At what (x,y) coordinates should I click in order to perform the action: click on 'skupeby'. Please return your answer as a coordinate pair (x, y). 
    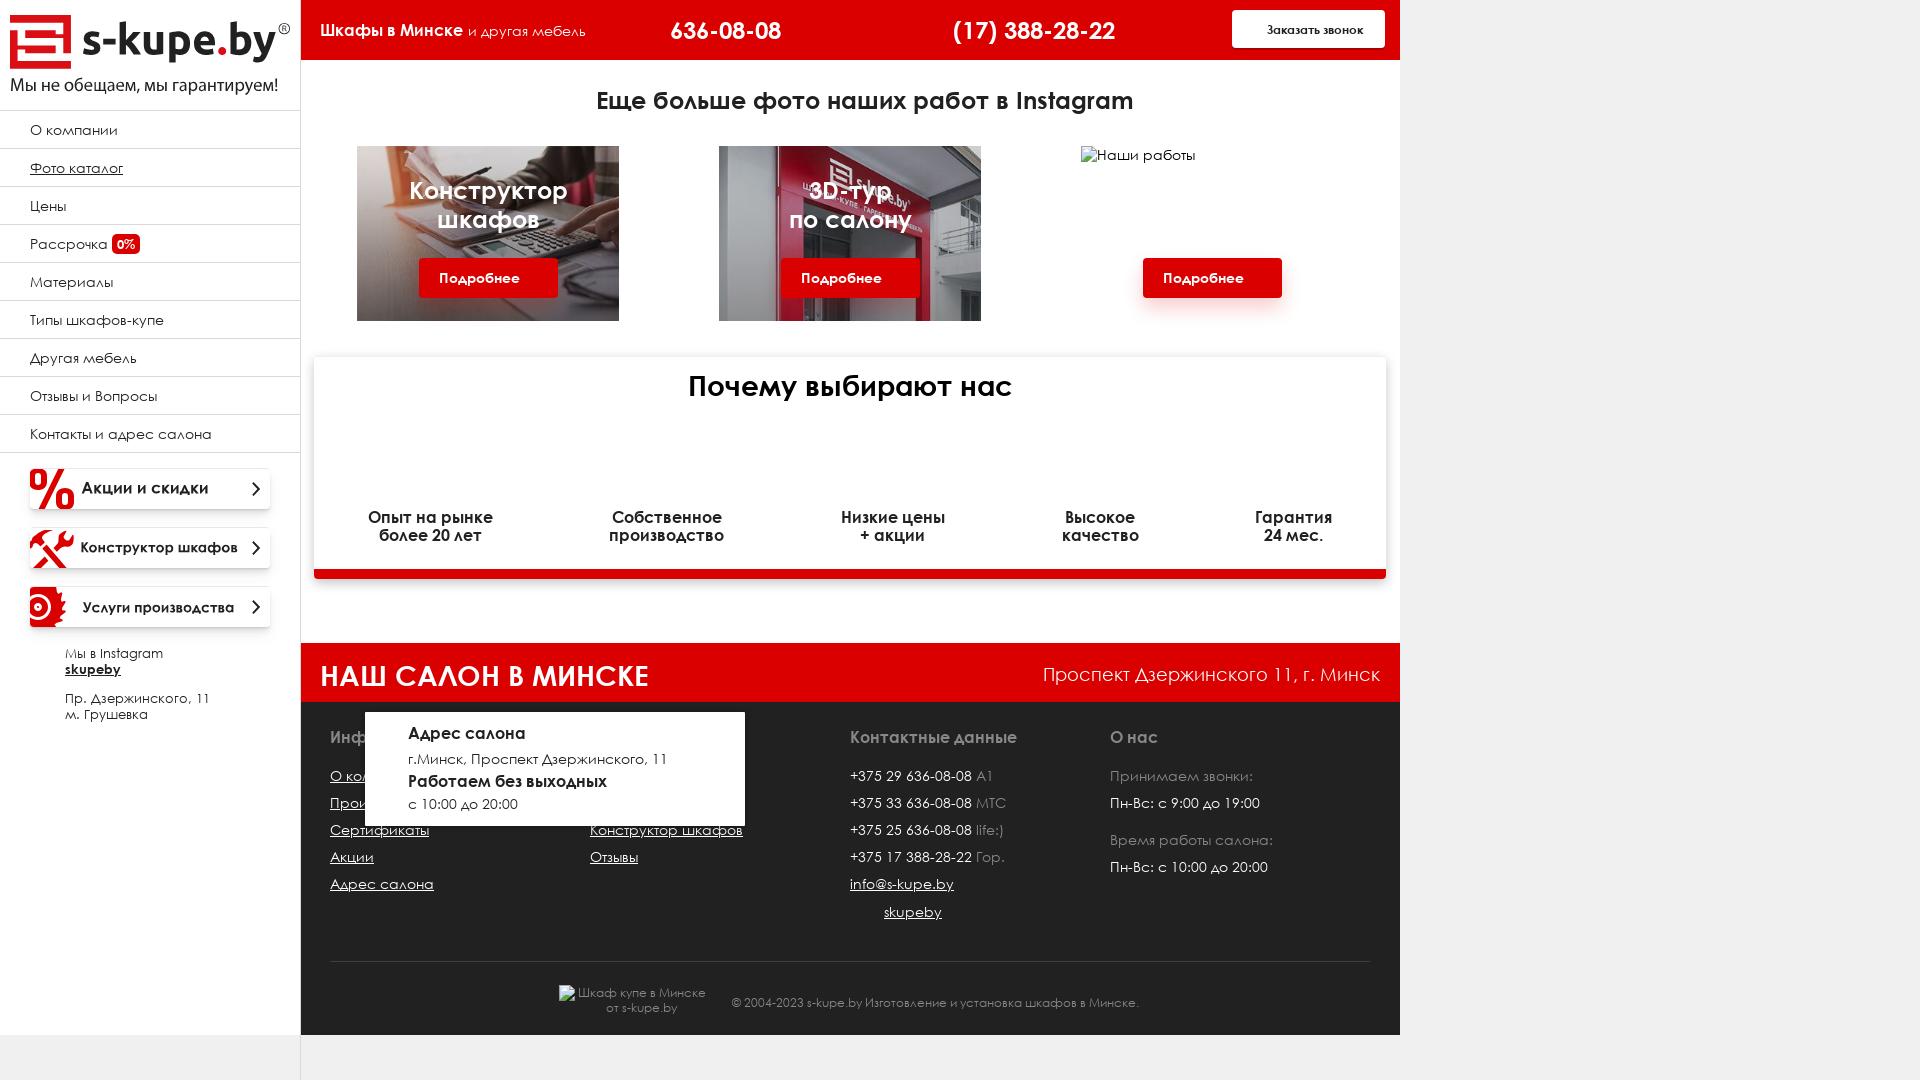
    Looking at the image, I should click on (895, 911).